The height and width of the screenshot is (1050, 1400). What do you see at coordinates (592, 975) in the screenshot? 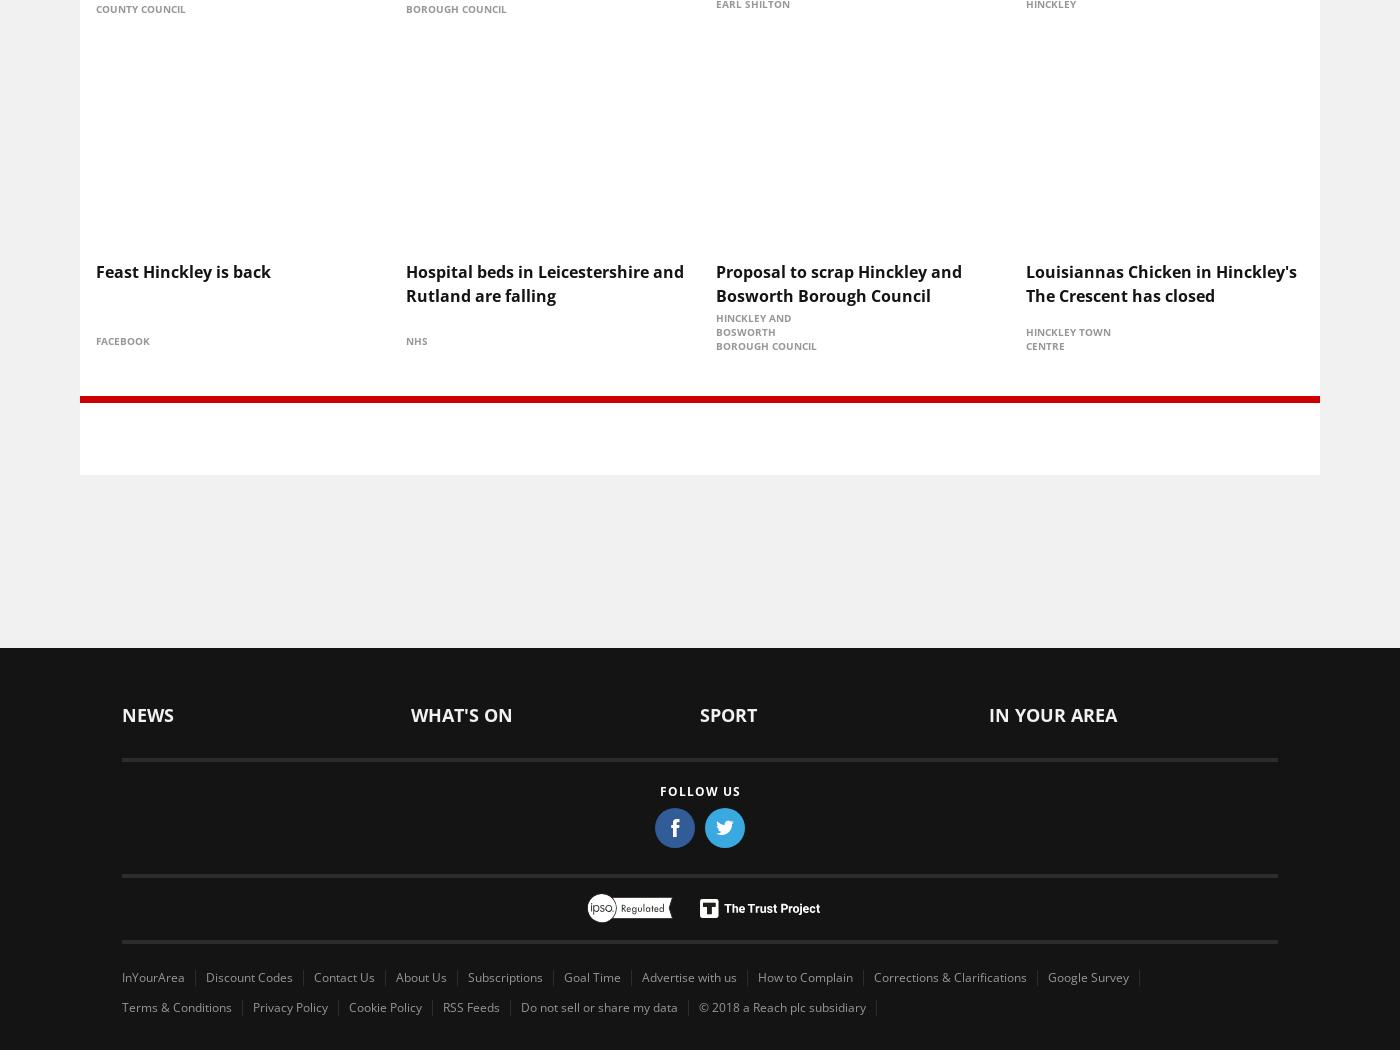
I see `'Goal Time'` at bounding box center [592, 975].